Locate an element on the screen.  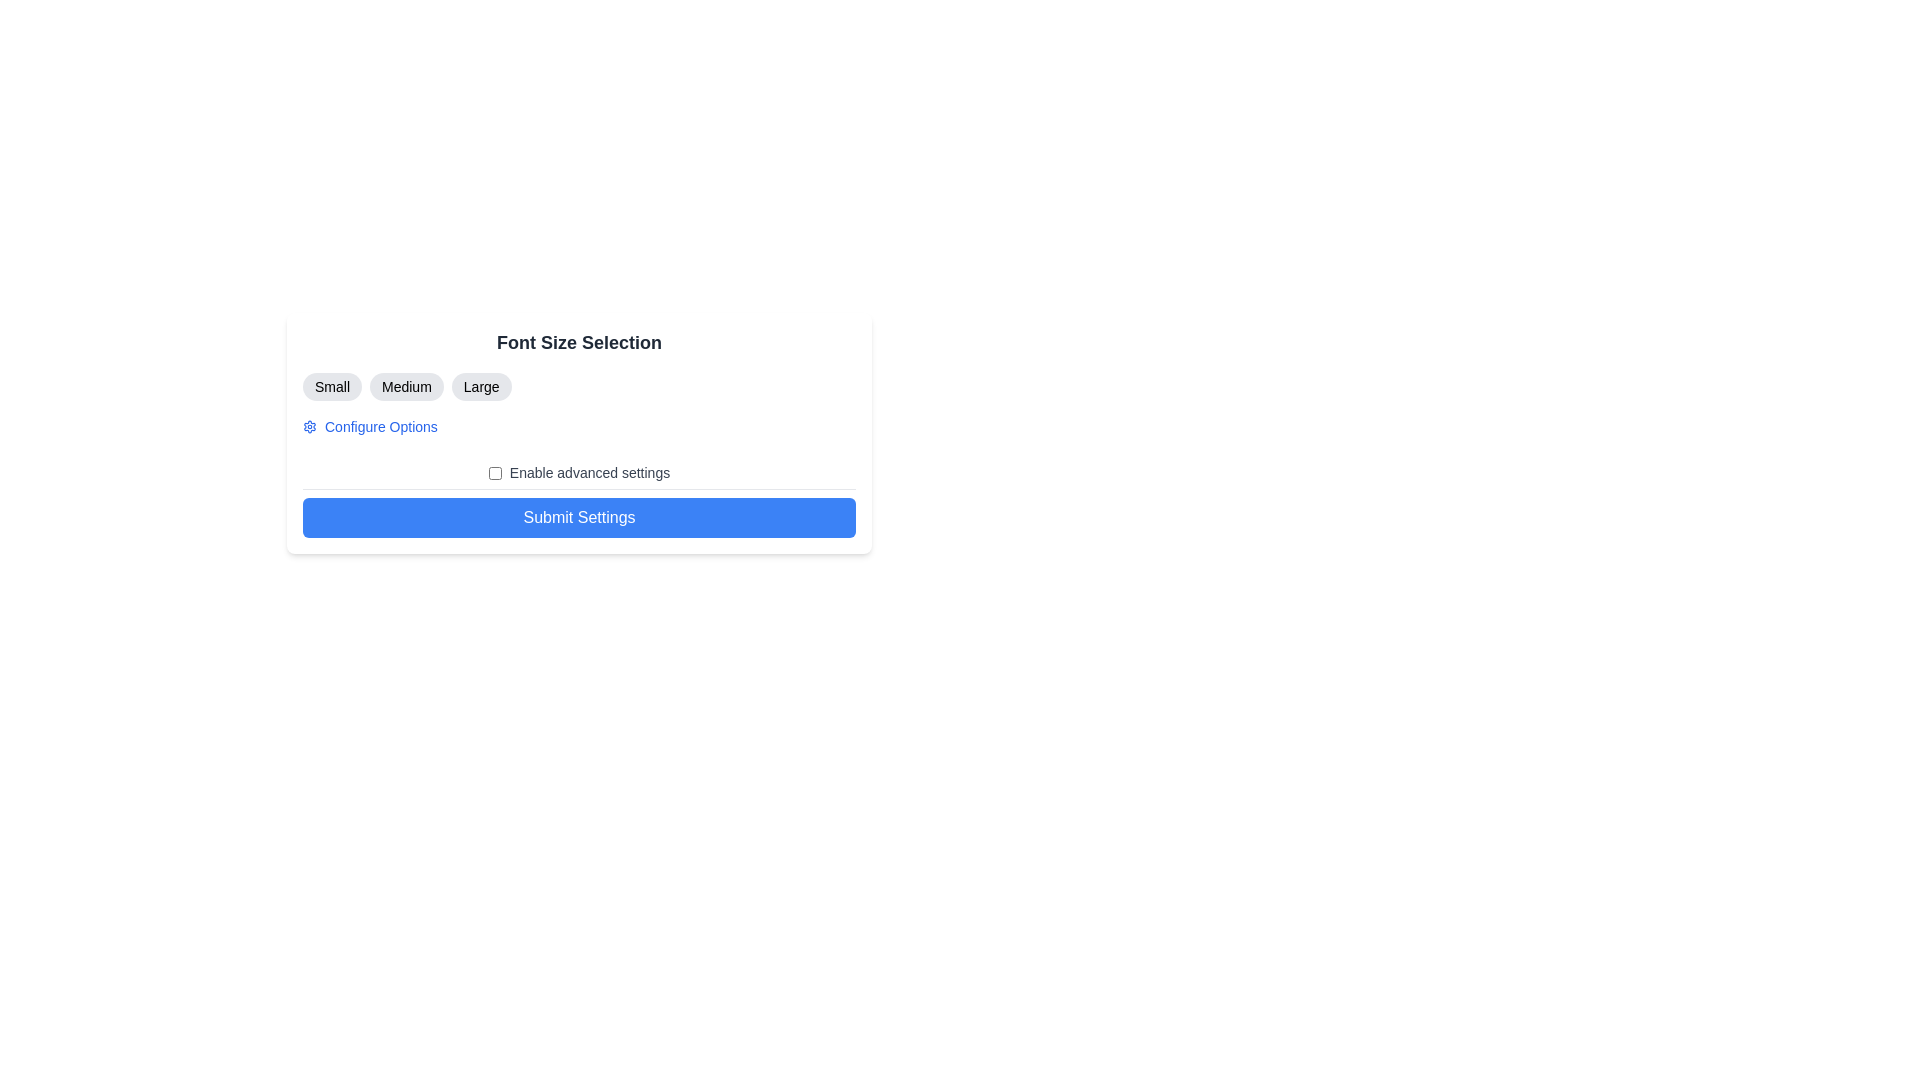
the Button link with an icon located below the size buttons is located at coordinates (370, 426).